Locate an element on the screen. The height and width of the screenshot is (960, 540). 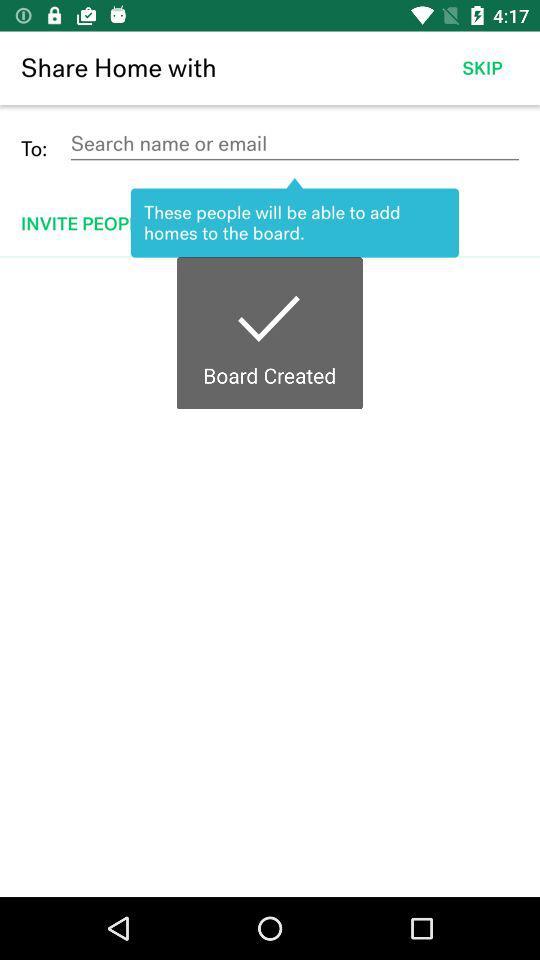
boardcreated is located at coordinates (270, 577).